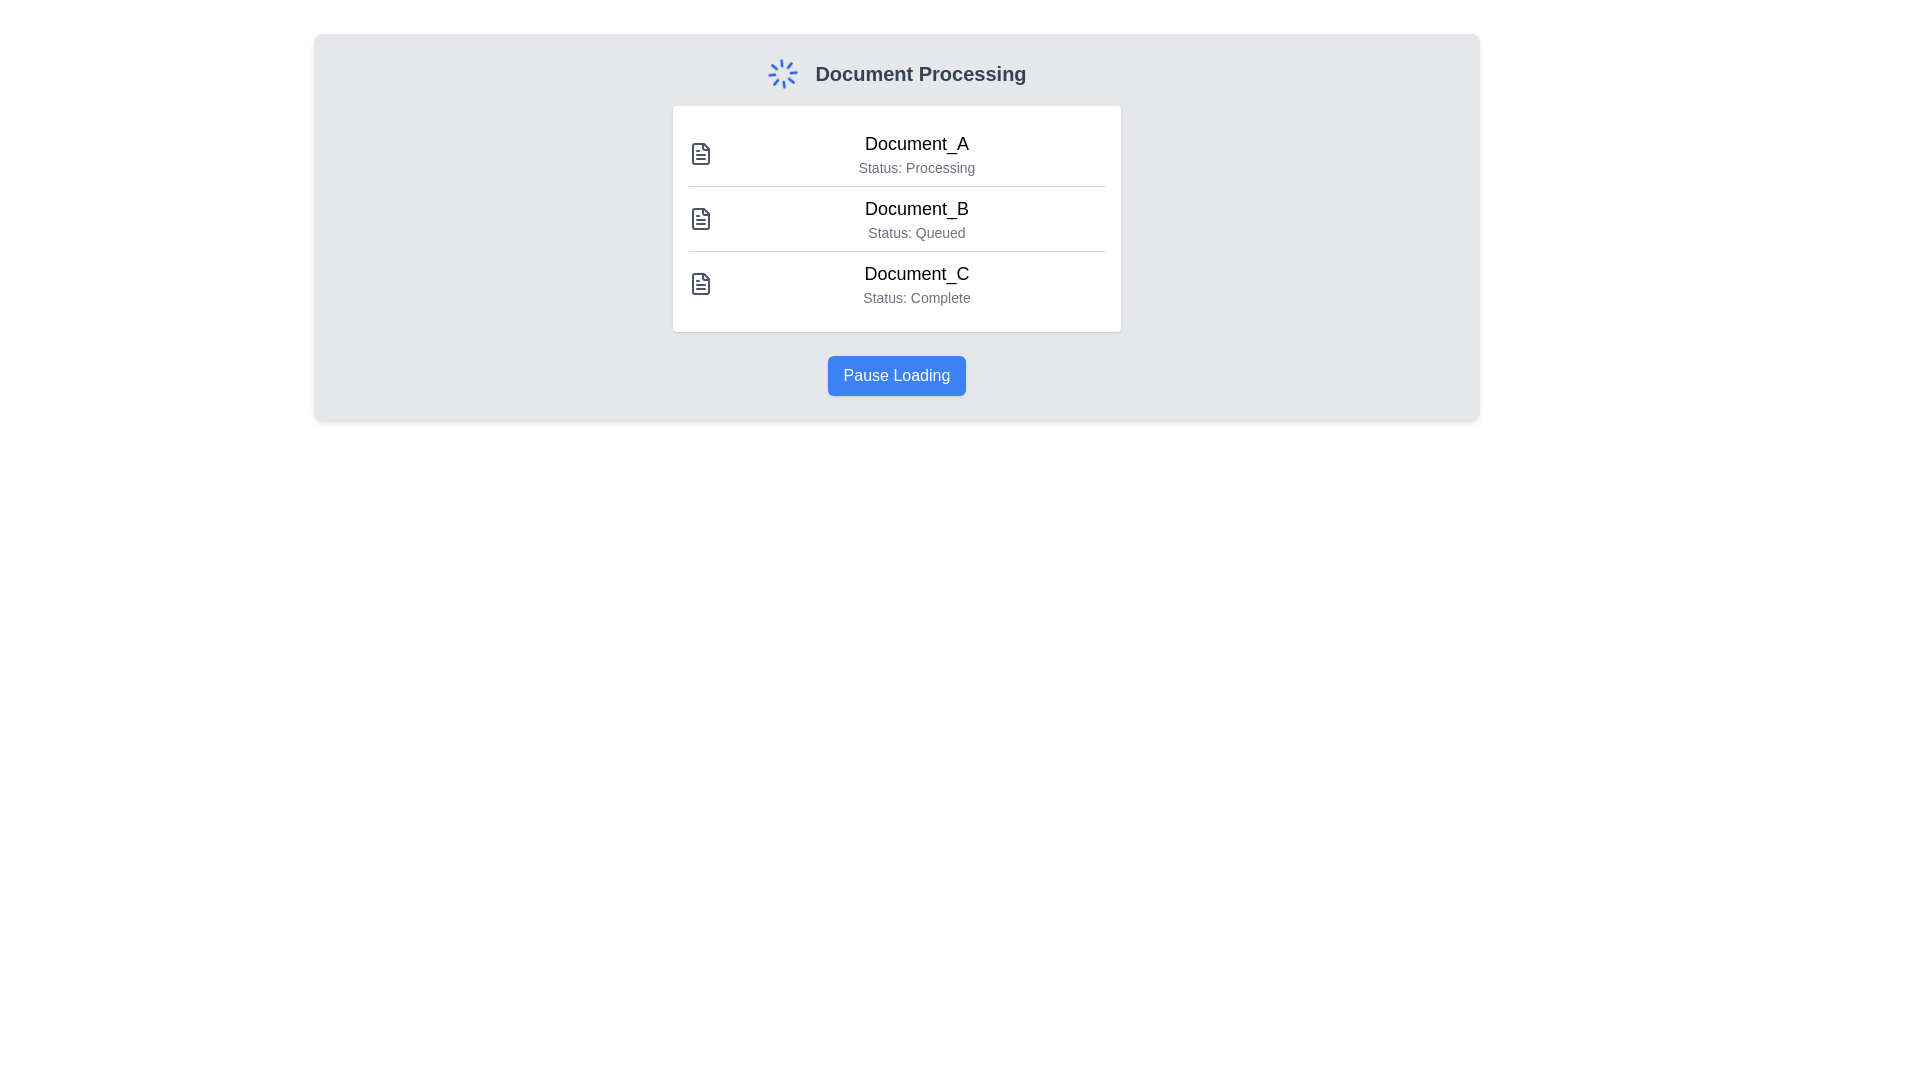 The image size is (1920, 1080). Describe the element at coordinates (915, 284) in the screenshot. I see `text content of the third document entry in the processing queue, which is located below 'Document_A' and 'Document_B'` at that location.